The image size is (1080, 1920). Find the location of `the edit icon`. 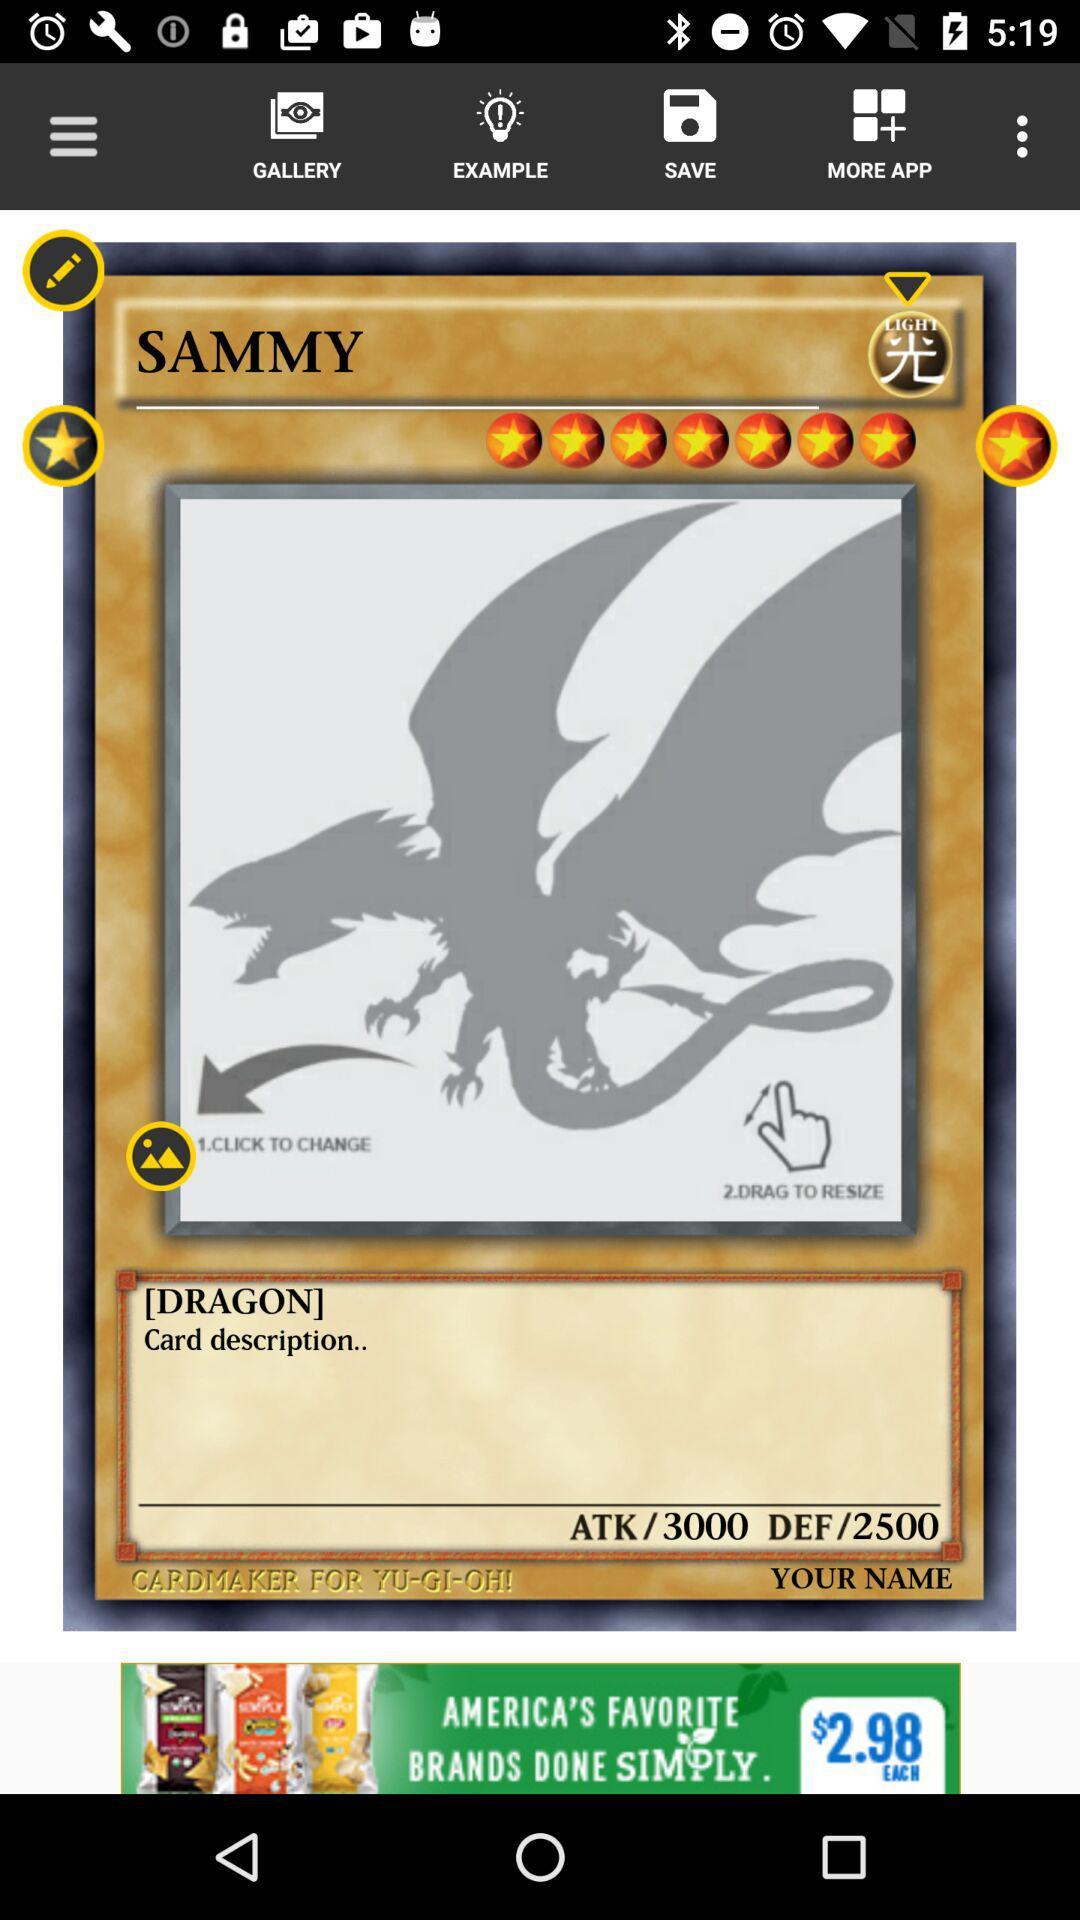

the edit icon is located at coordinates (62, 269).